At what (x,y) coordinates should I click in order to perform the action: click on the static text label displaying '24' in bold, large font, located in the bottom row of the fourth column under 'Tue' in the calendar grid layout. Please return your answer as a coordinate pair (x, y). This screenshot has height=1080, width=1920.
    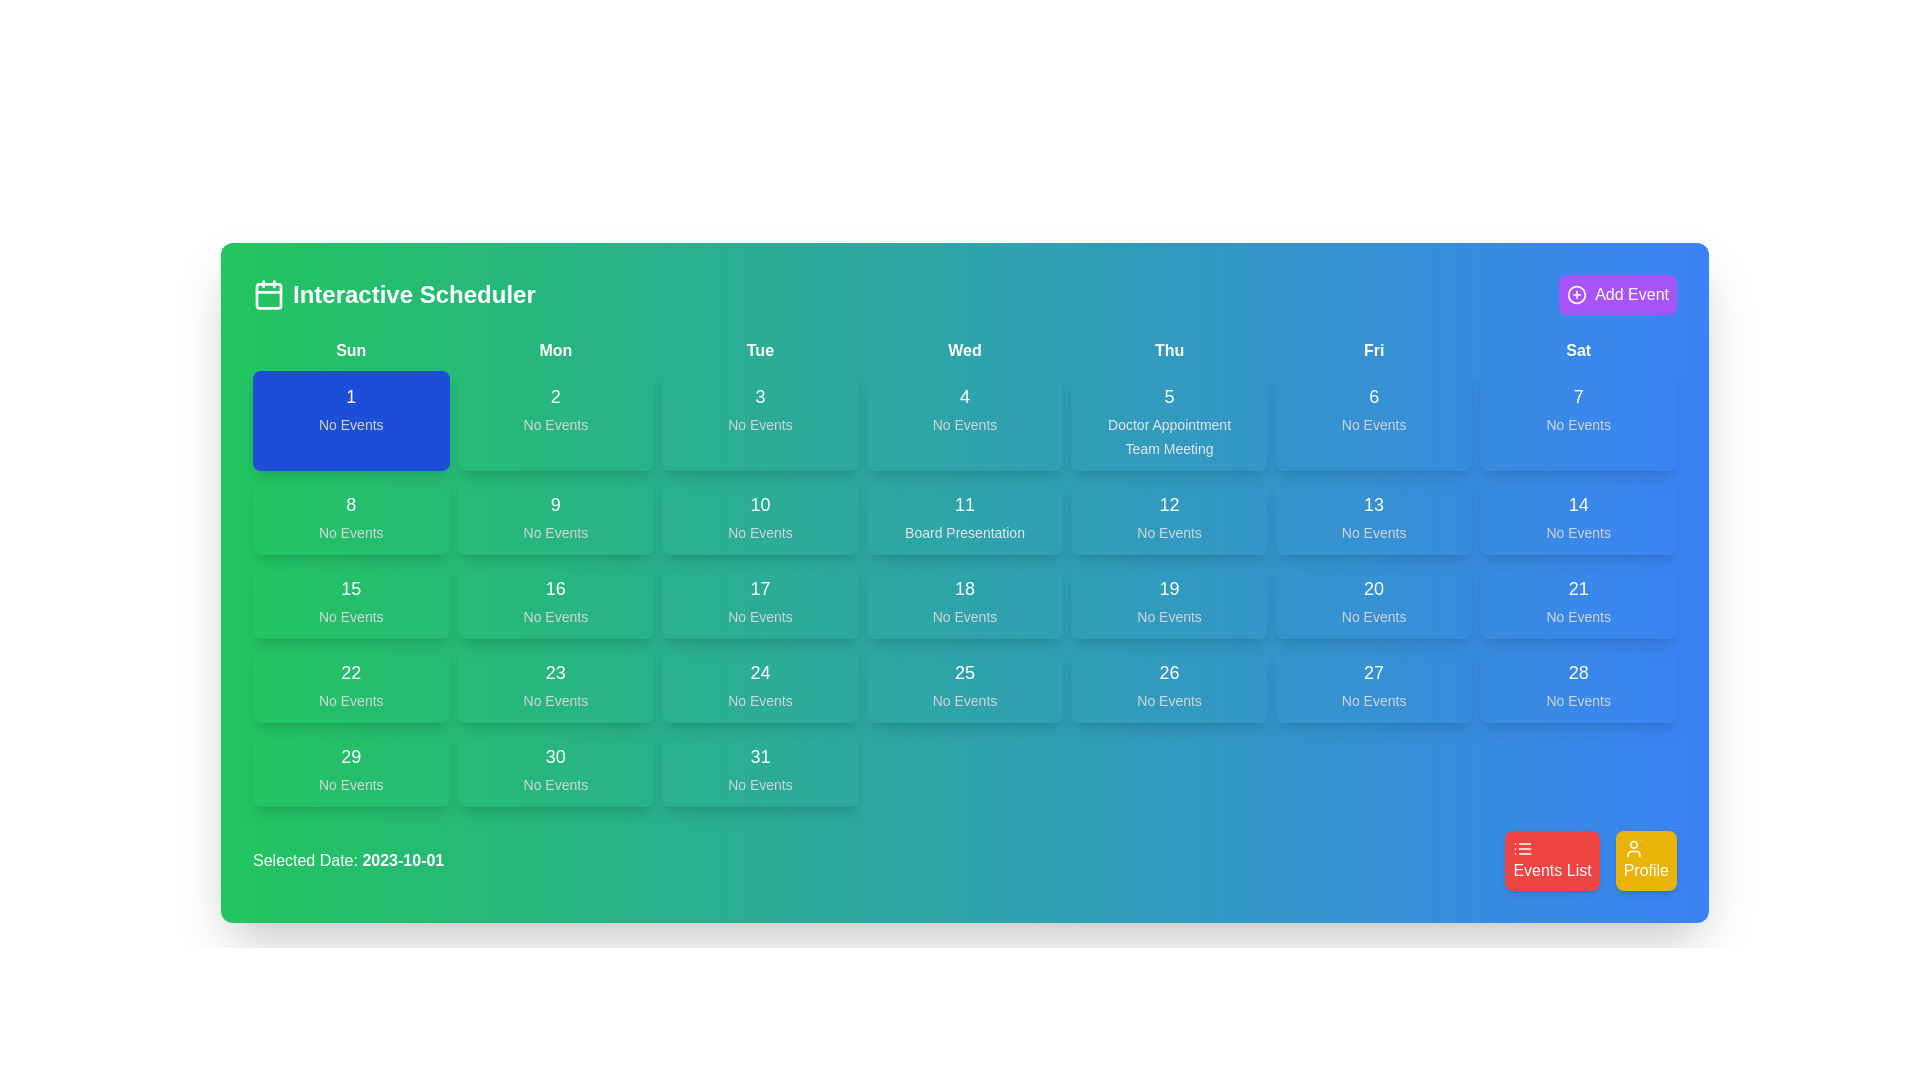
    Looking at the image, I should click on (759, 672).